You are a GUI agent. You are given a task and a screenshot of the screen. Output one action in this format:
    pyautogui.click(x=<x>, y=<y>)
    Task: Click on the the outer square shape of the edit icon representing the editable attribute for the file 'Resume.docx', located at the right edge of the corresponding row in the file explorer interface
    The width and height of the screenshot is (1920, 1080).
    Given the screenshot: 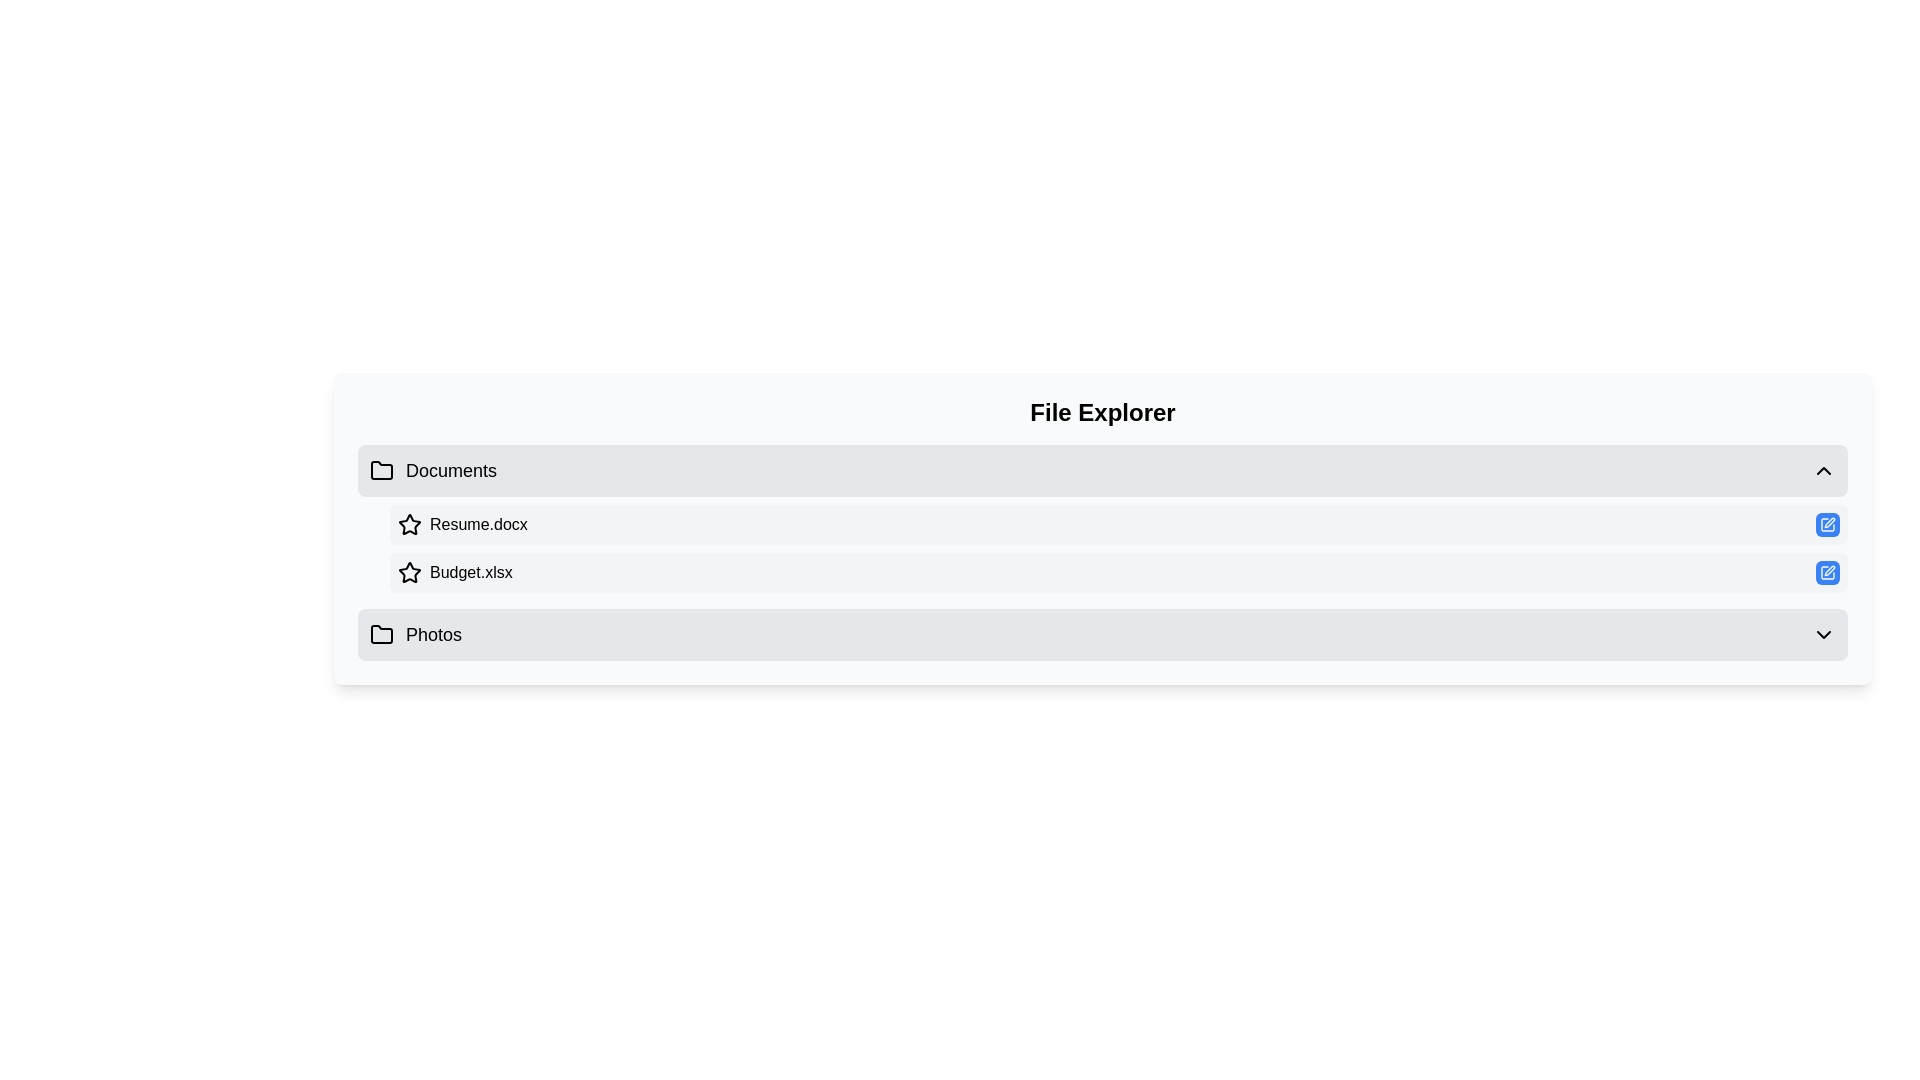 What is the action you would take?
    pyautogui.click(x=1828, y=523)
    